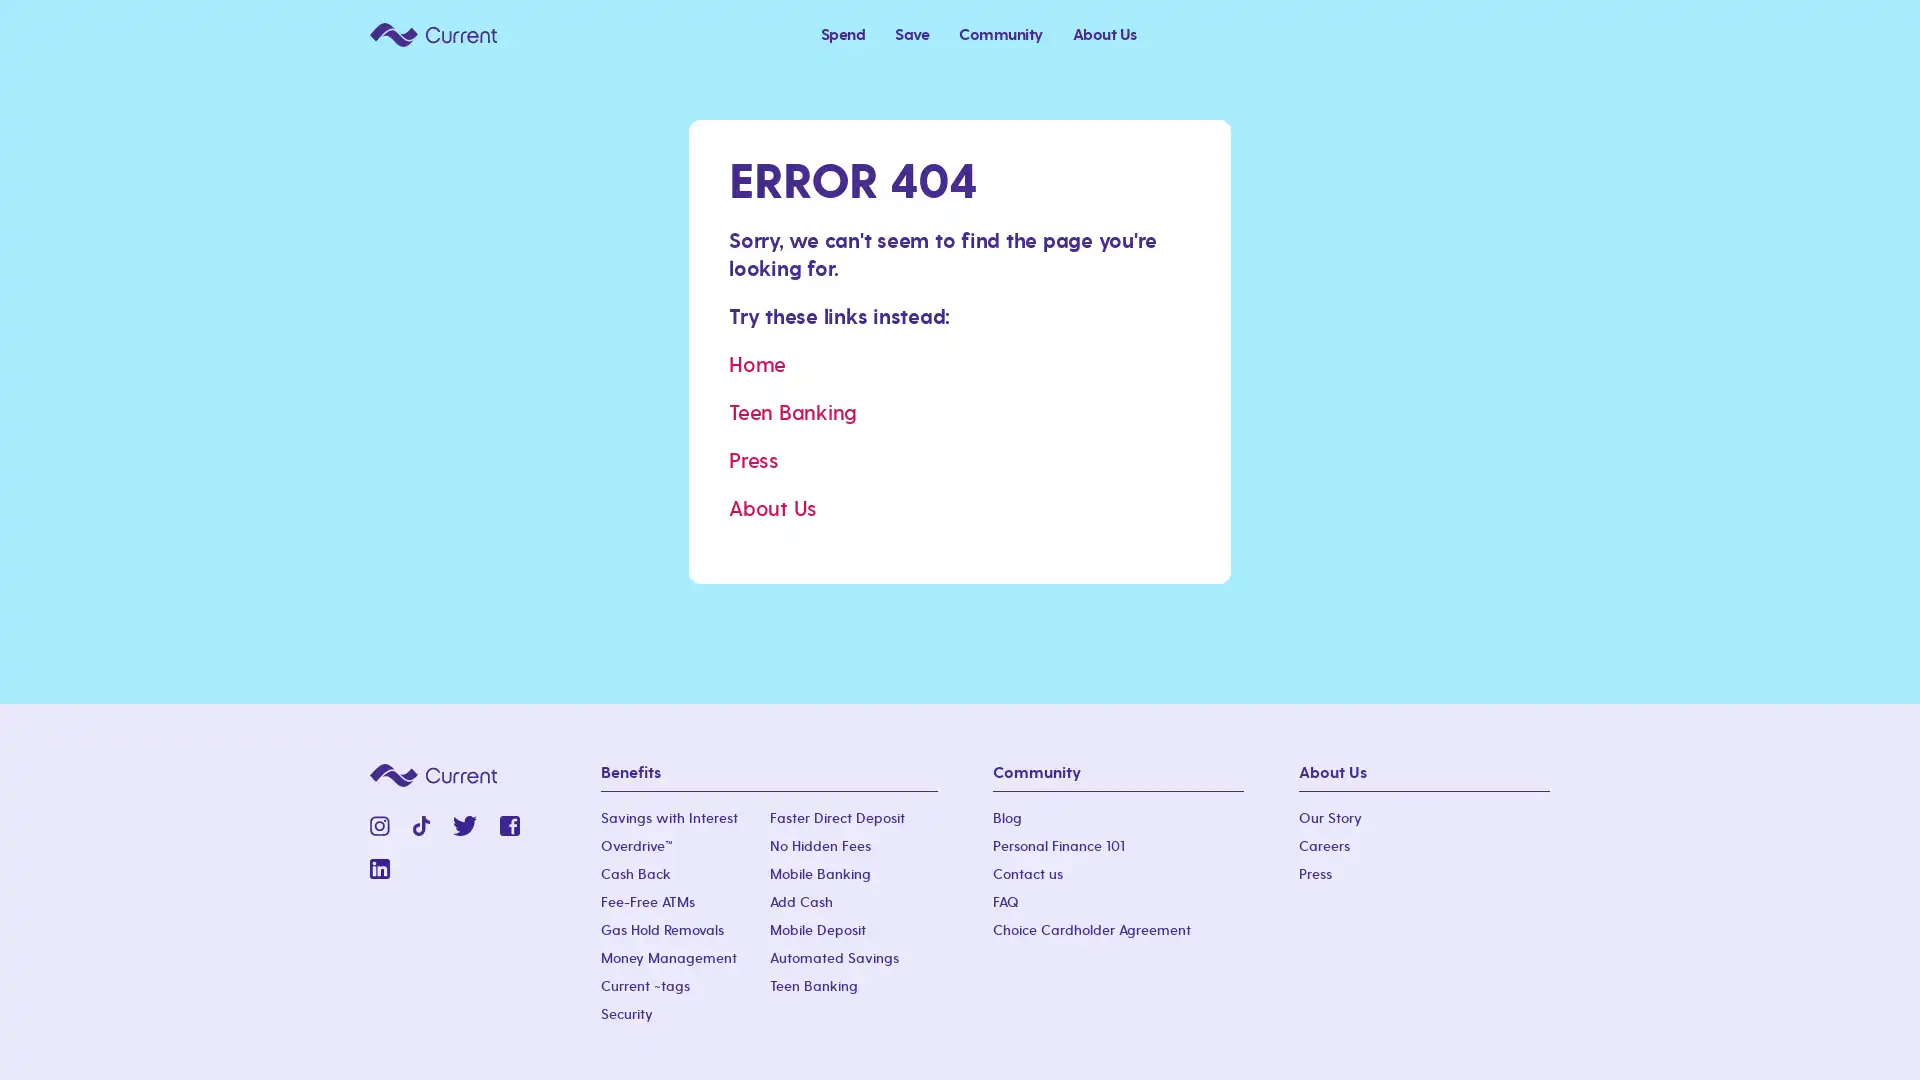 Image resolution: width=1920 pixels, height=1080 pixels. What do you see at coordinates (1315, 874) in the screenshot?
I see `Press` at bounding box center [1315, 874].